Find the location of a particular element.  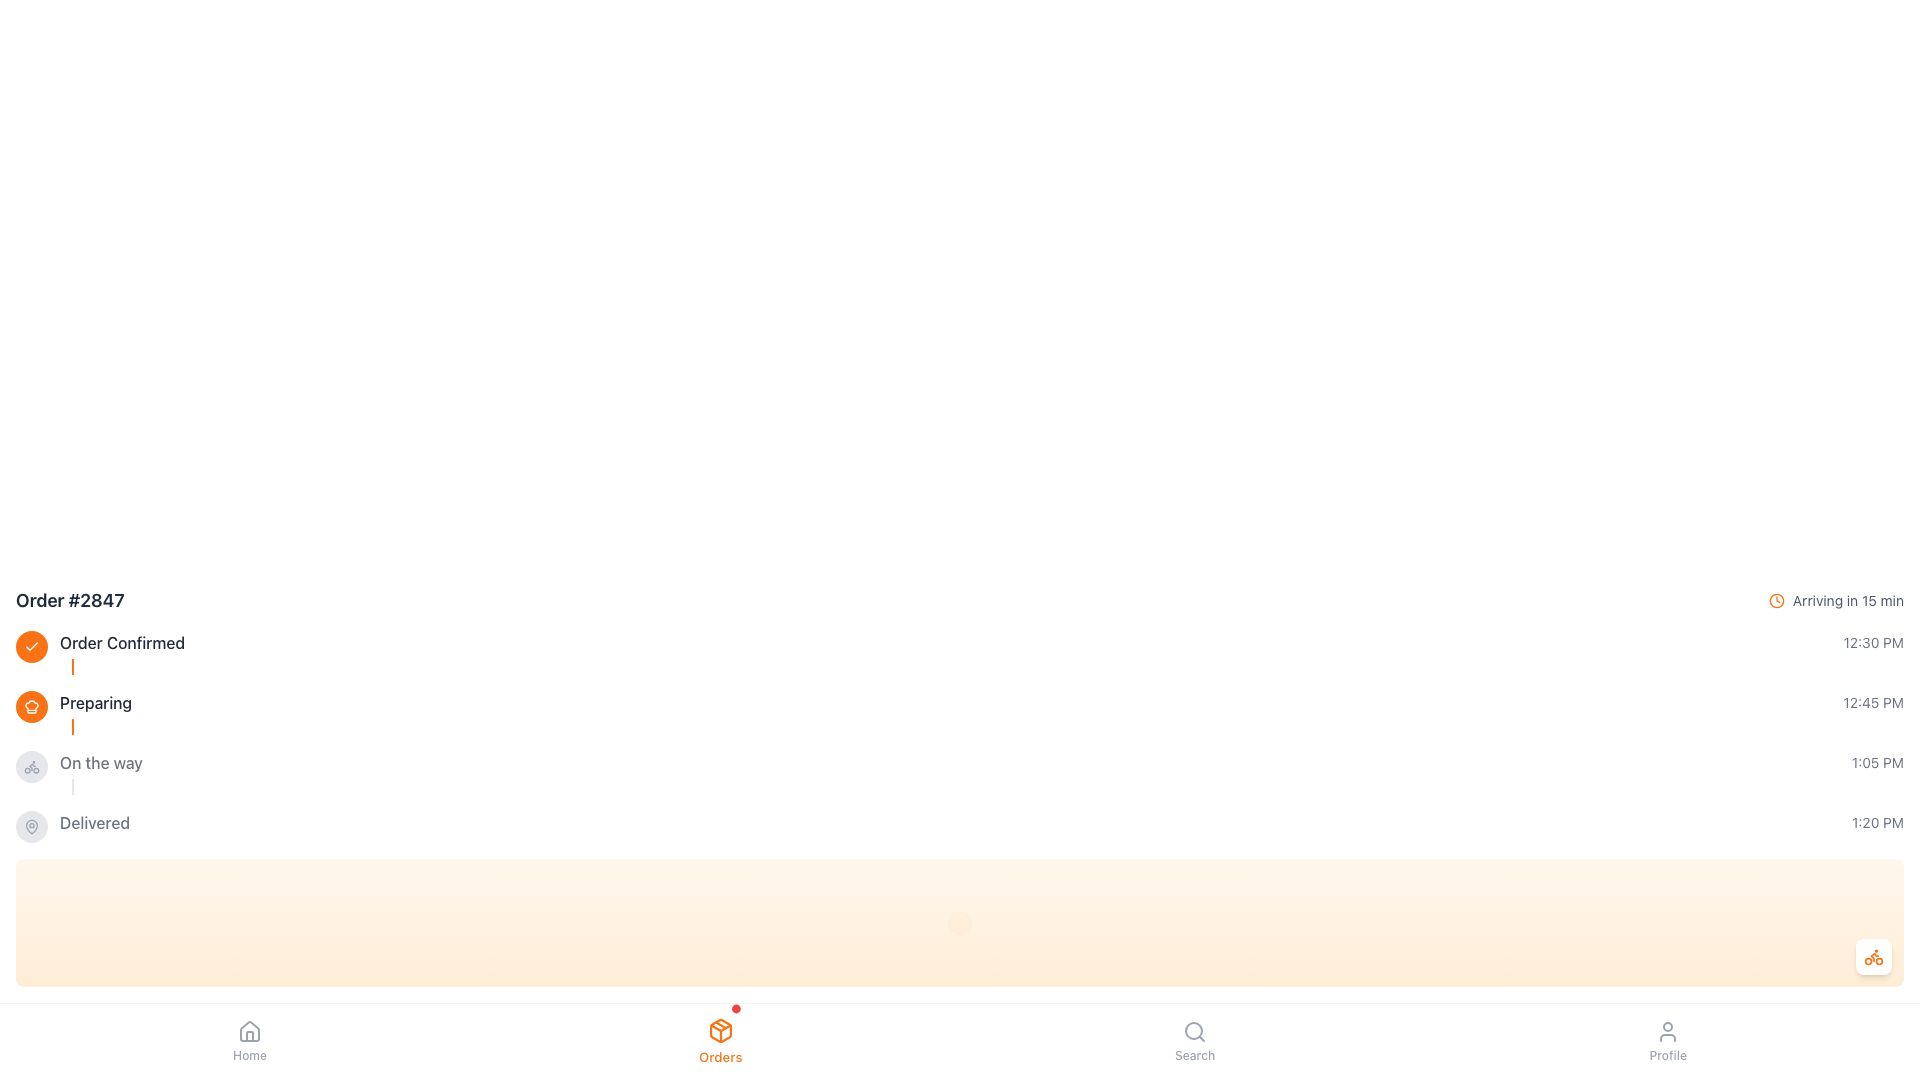

the small, rounded, orange-colored circle located centrally within the gradient orange area at the bottom of the interface is located at coordinates (960, 922).